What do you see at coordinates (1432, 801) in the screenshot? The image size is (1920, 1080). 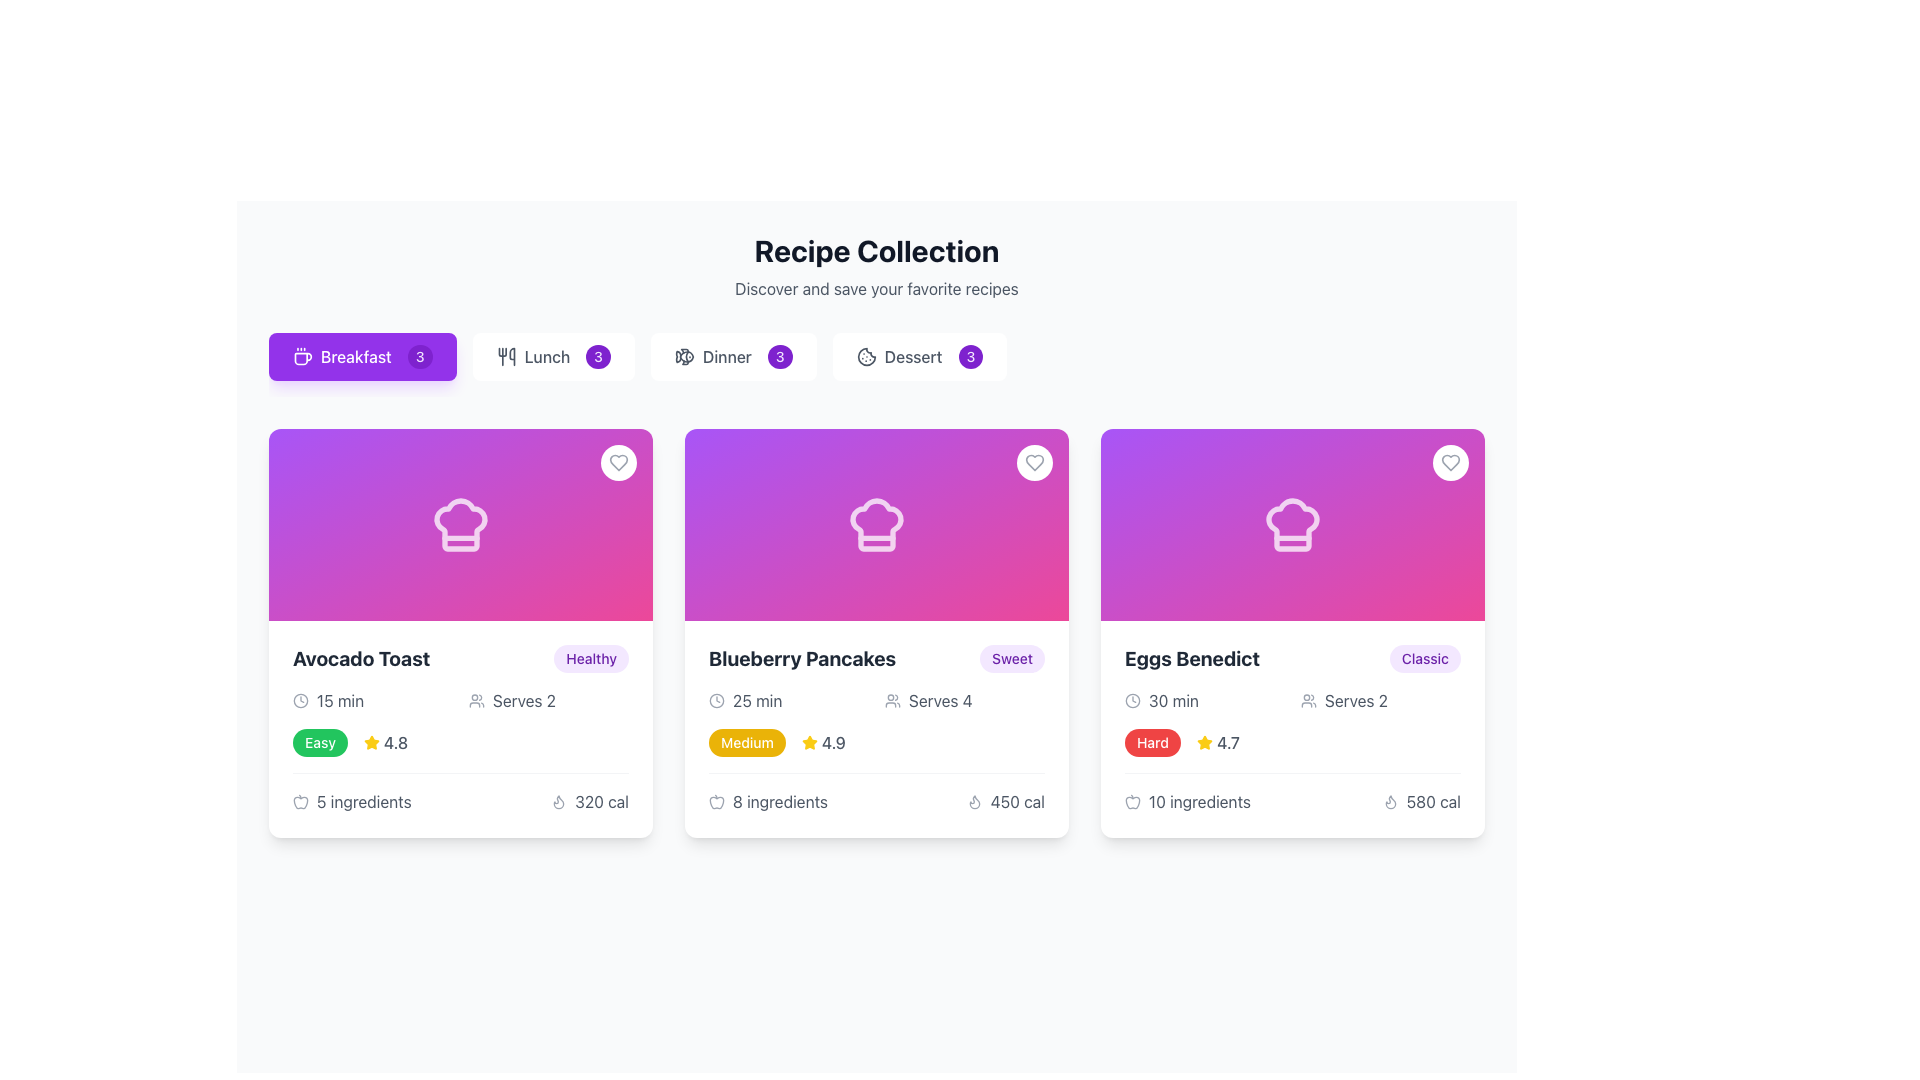 I see `text label displaying '580 cal' located in the bottom-right section of the 'Eggs Benedict' card in the 'Recipe Collection' interface, which is styled in gray next to a flame icon` at bounding box center [1432, 801].